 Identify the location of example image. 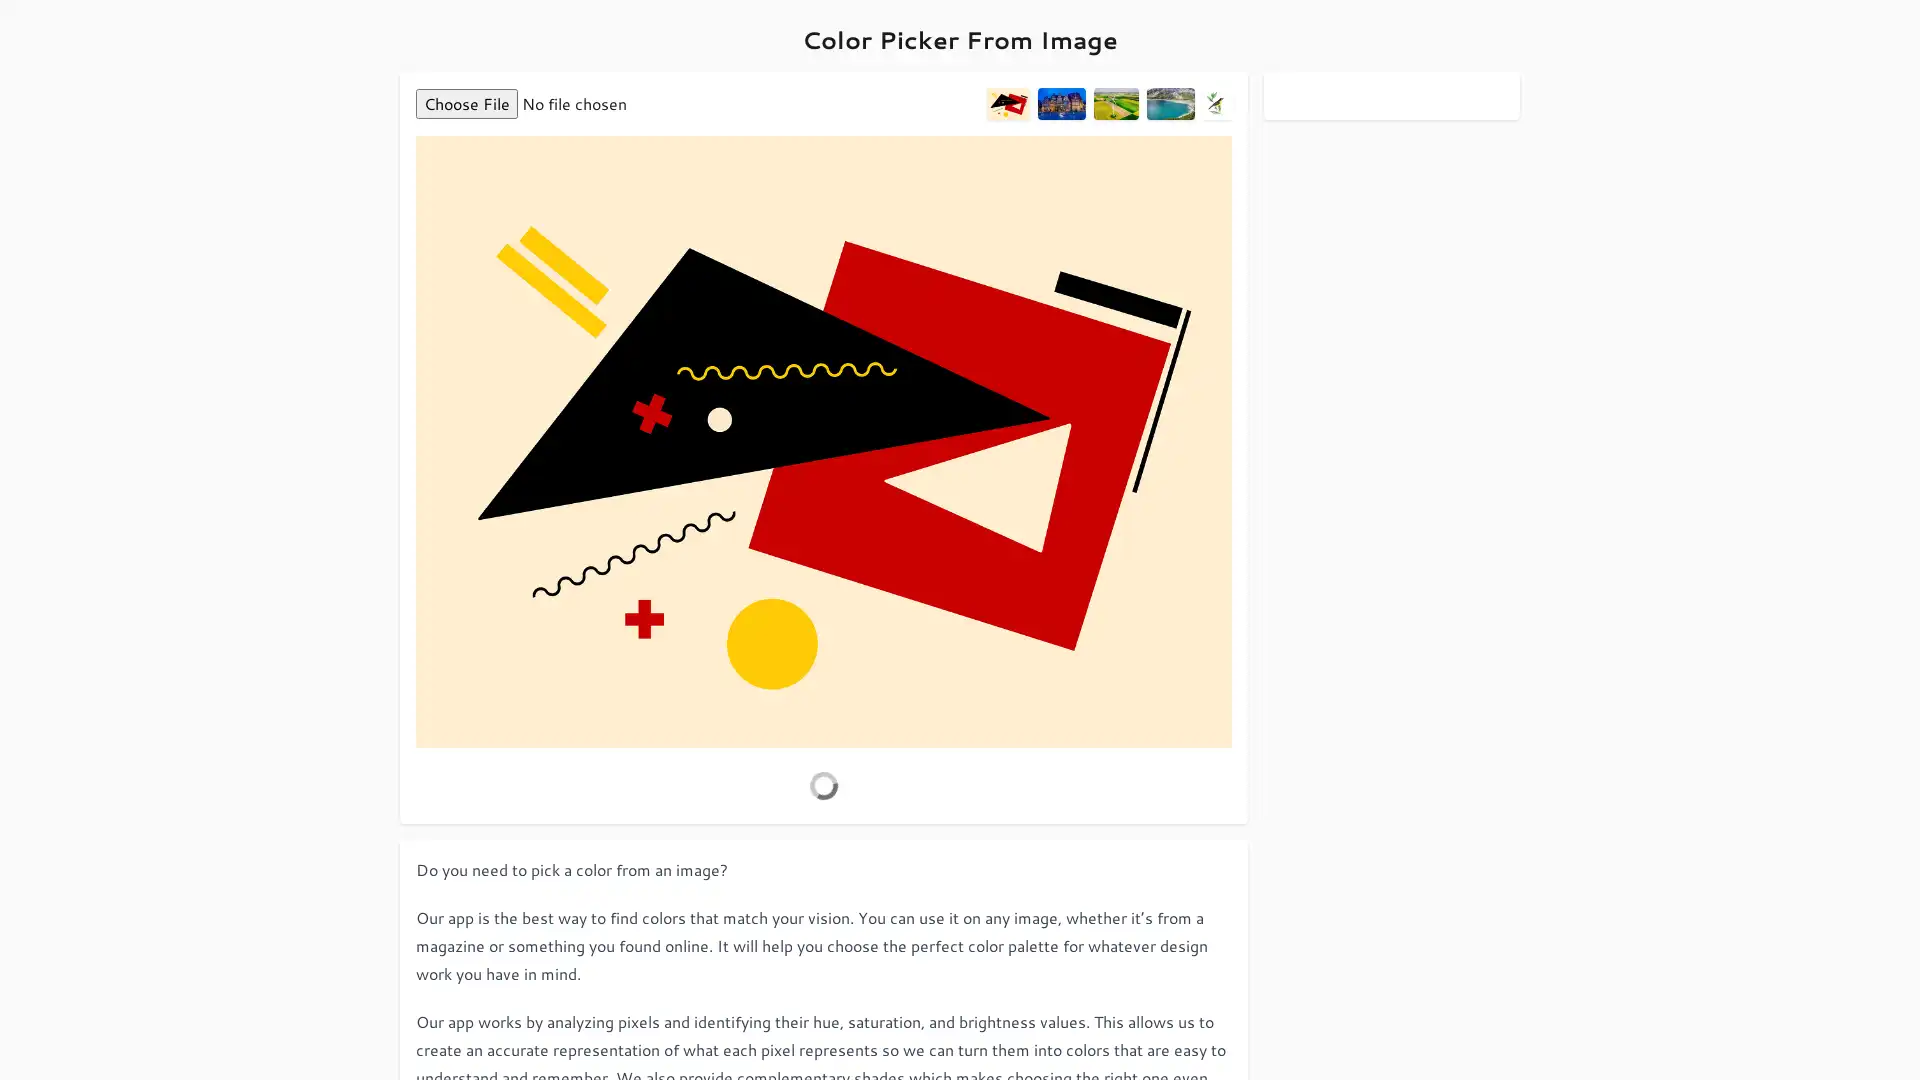
(1008, 104).